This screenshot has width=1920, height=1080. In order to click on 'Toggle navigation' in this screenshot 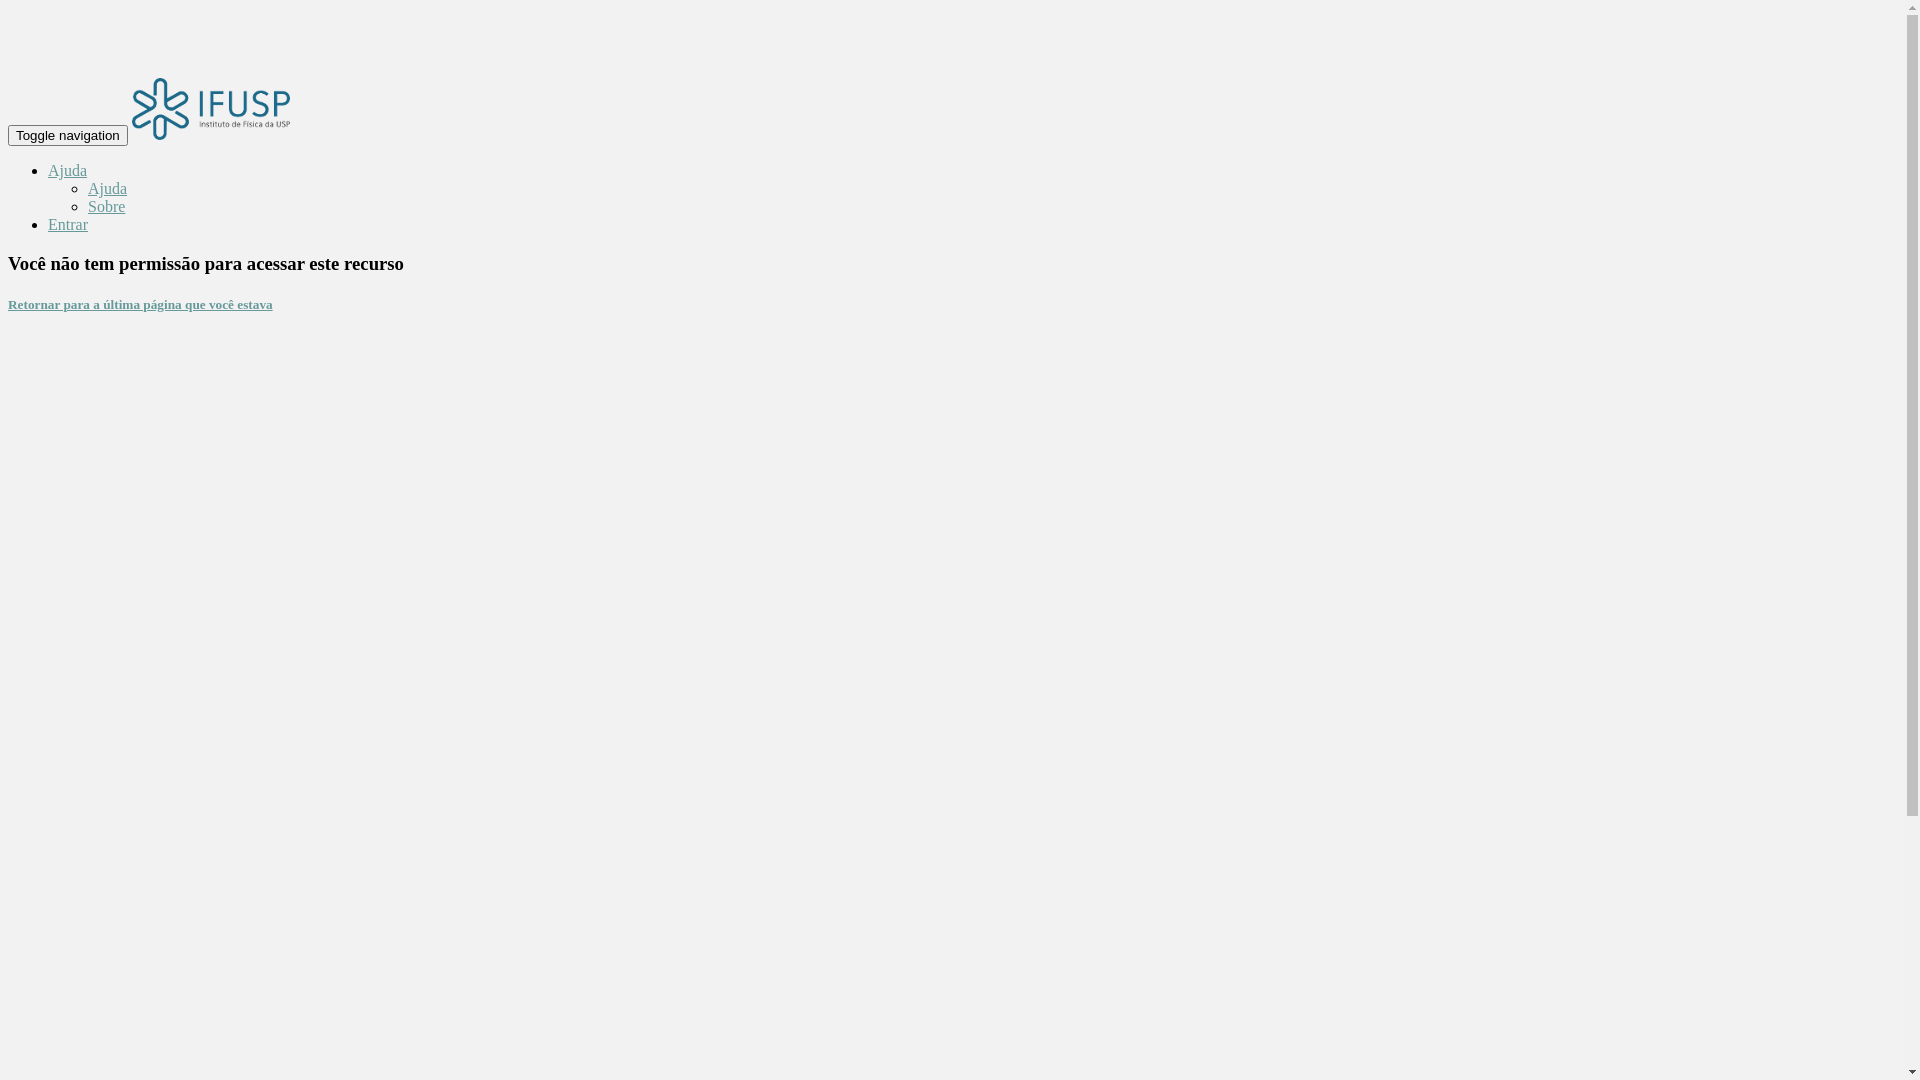, I will do `click(67, 135)`.